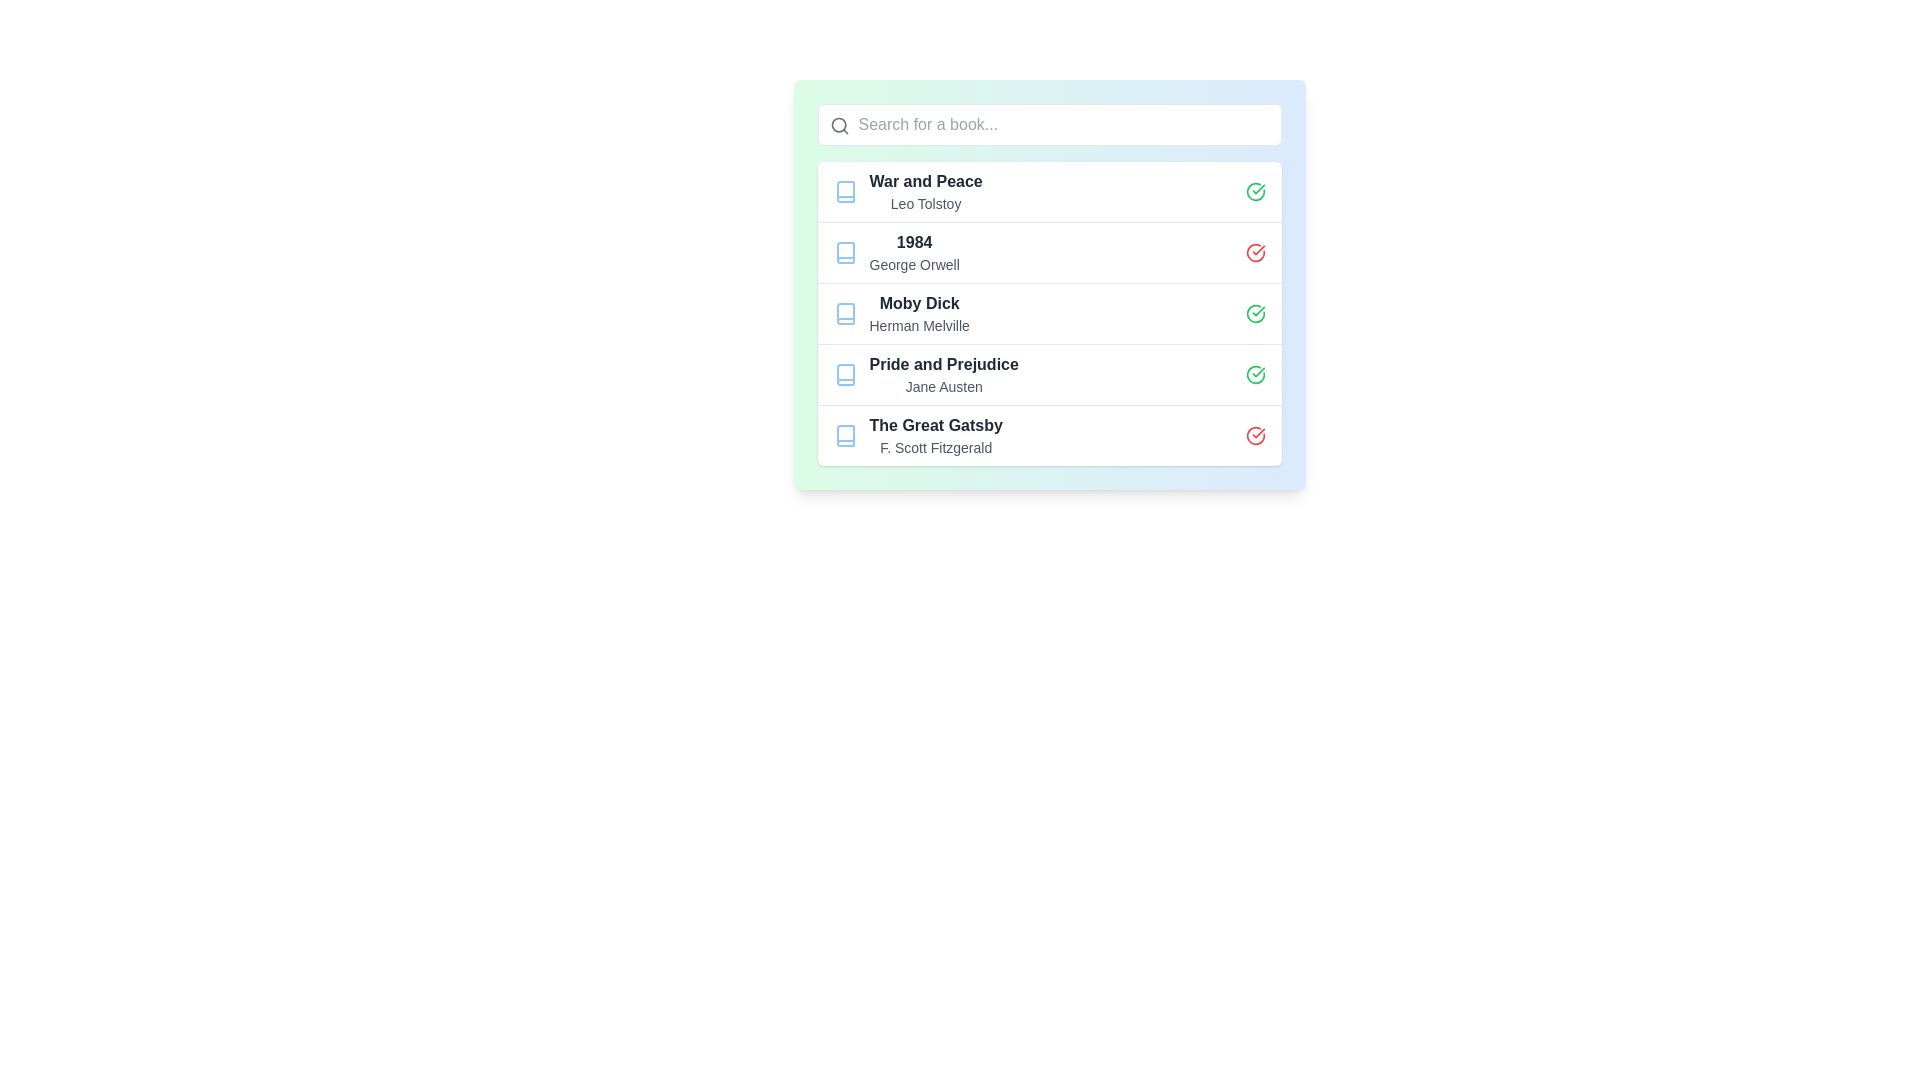  I want to click on the blue book icon in the third row of the list, specifically next to the Moby Dick text, so click(845, 313).